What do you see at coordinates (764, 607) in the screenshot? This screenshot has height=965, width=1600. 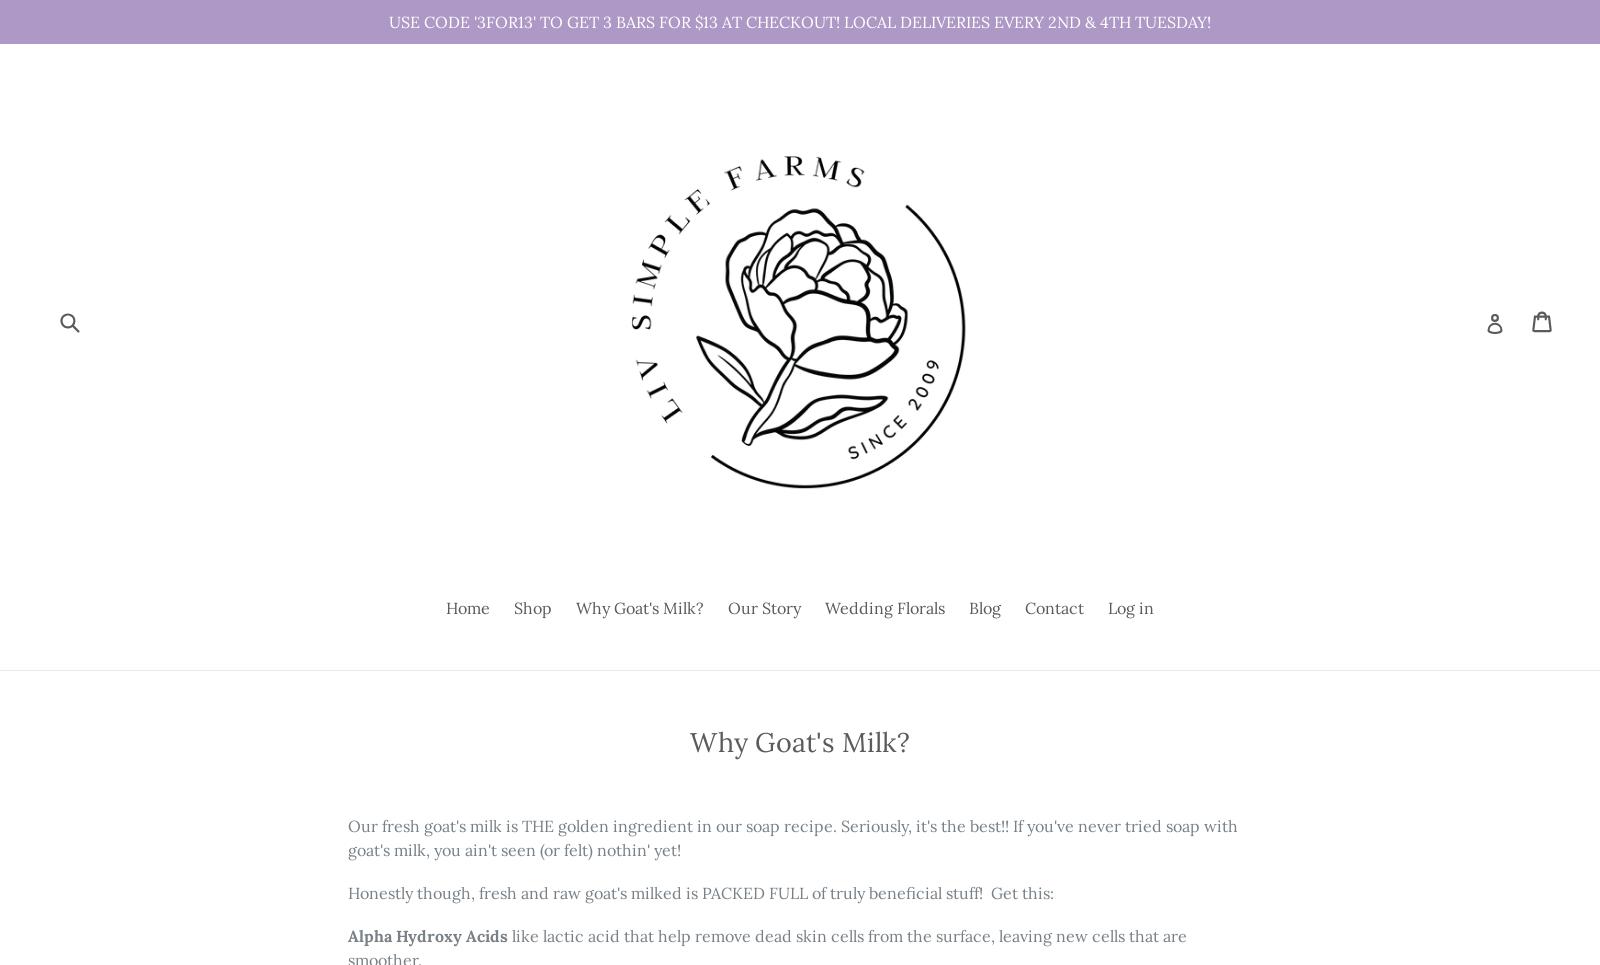 I see `'Our Story'` at bounding box center [764, 607].